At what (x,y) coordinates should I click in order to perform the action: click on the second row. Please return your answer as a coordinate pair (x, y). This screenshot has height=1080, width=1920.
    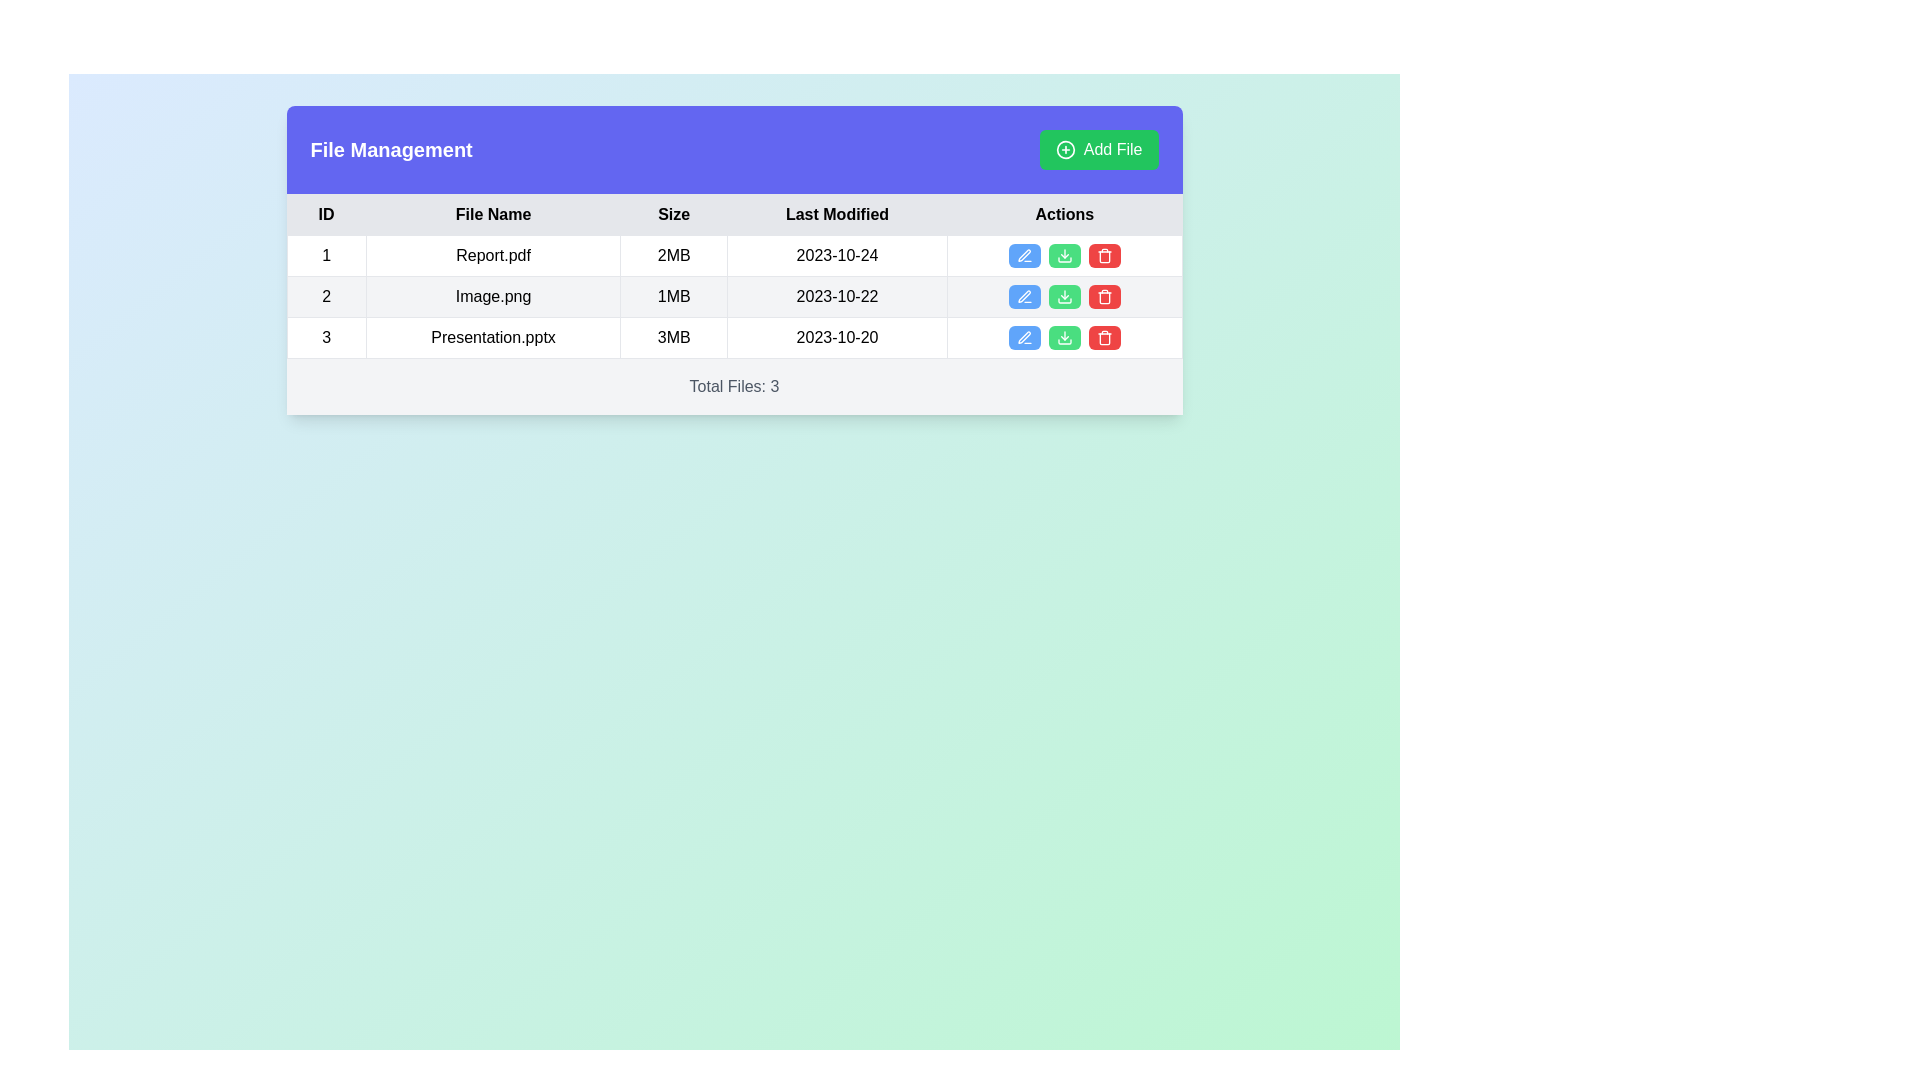
    Looking at the image, I should click on (733, 297).